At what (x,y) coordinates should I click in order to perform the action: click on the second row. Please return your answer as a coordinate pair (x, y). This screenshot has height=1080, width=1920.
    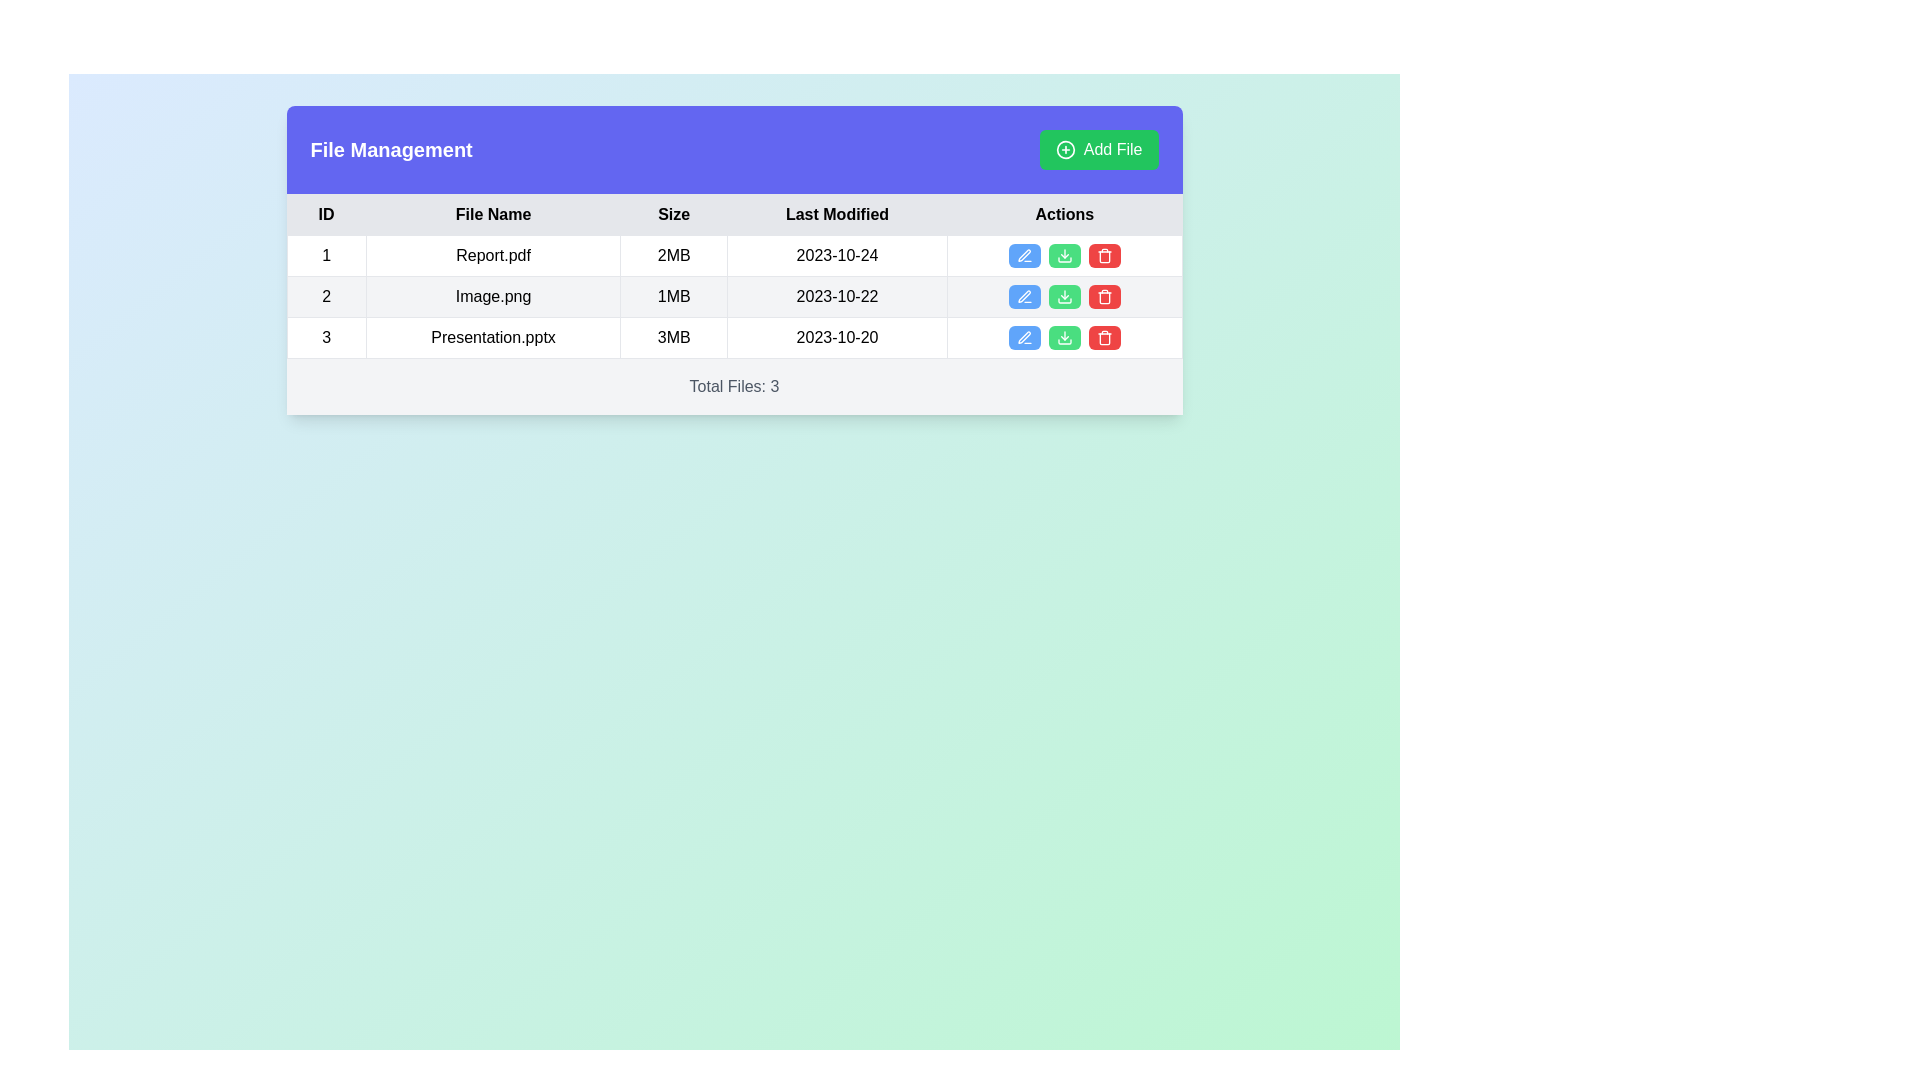
    Looking at the image, I should click on (733, 297).